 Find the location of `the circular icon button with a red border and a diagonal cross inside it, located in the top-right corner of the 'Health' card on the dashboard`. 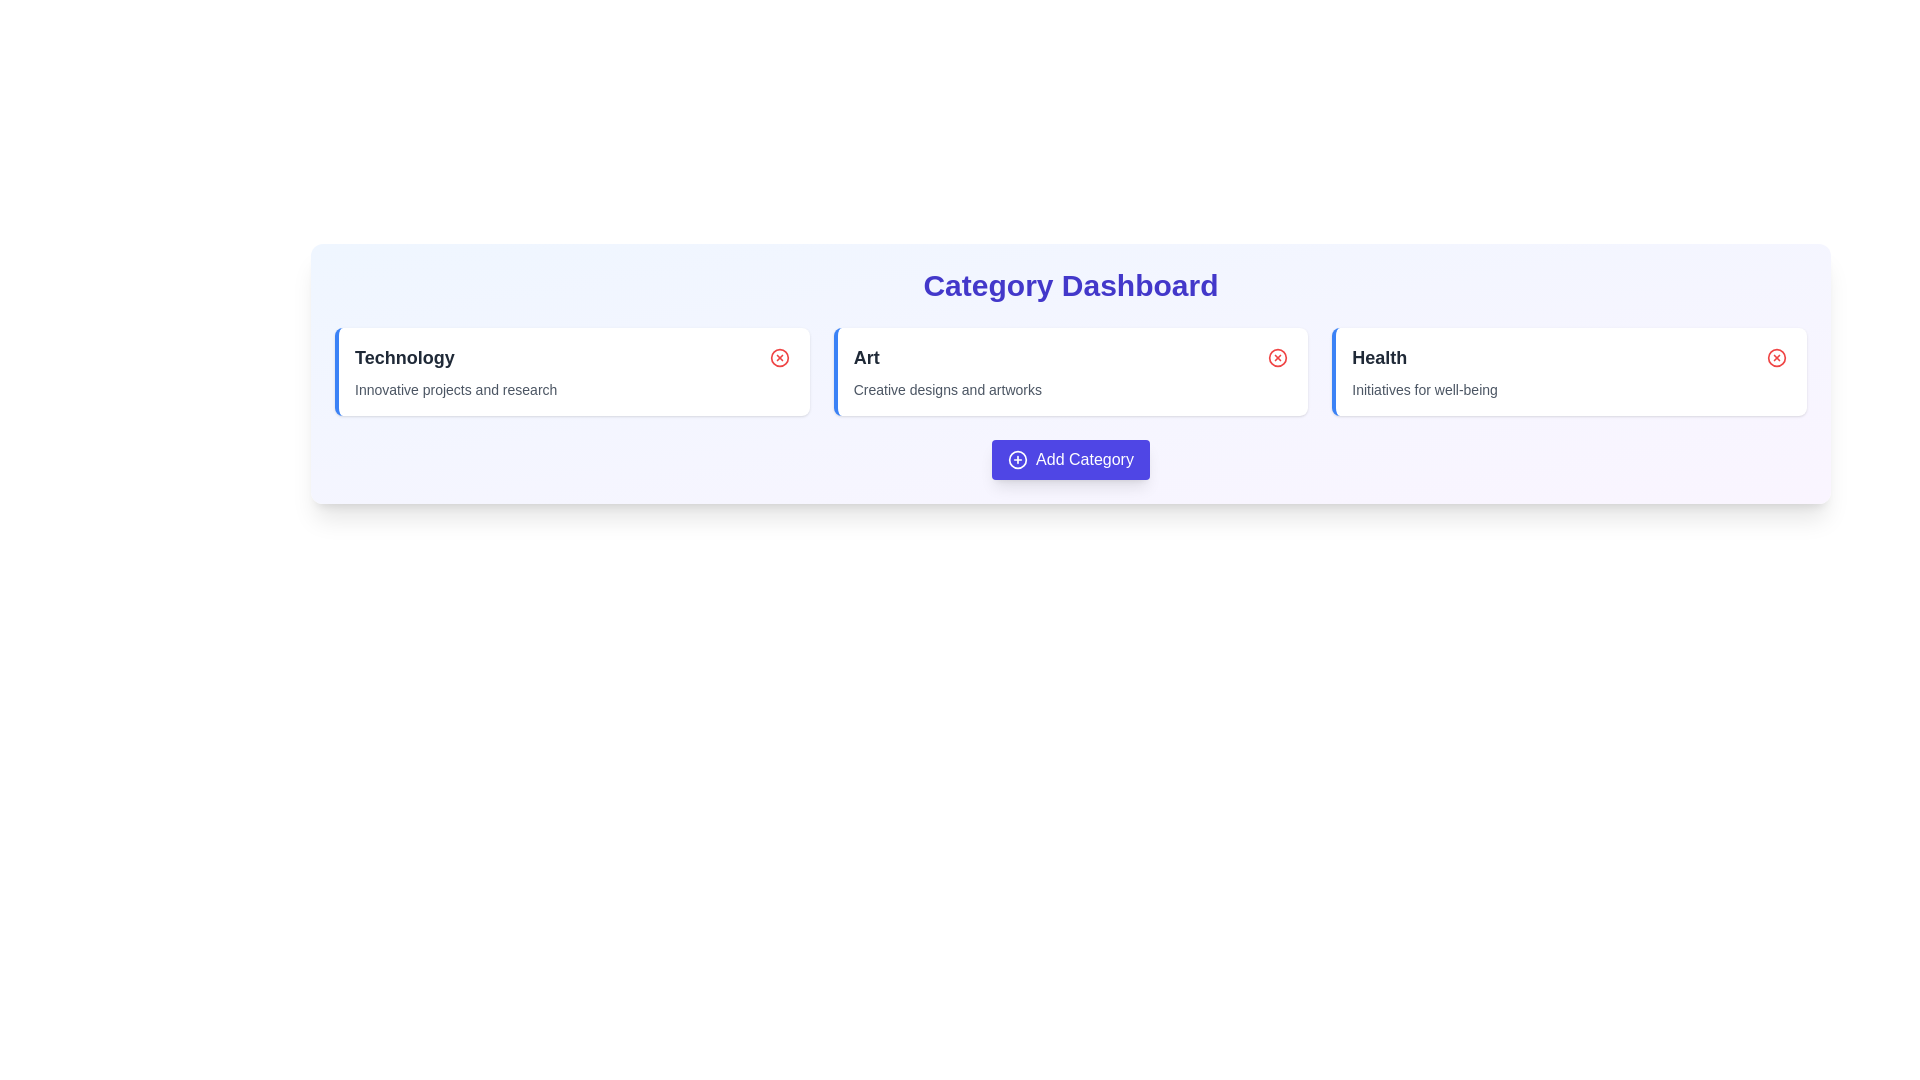

the circular icon button with a red border and a diagonal cross inside it, located in the top-right corner of the 'Health' card on the dashboard is located at coordinates (1776, 357).